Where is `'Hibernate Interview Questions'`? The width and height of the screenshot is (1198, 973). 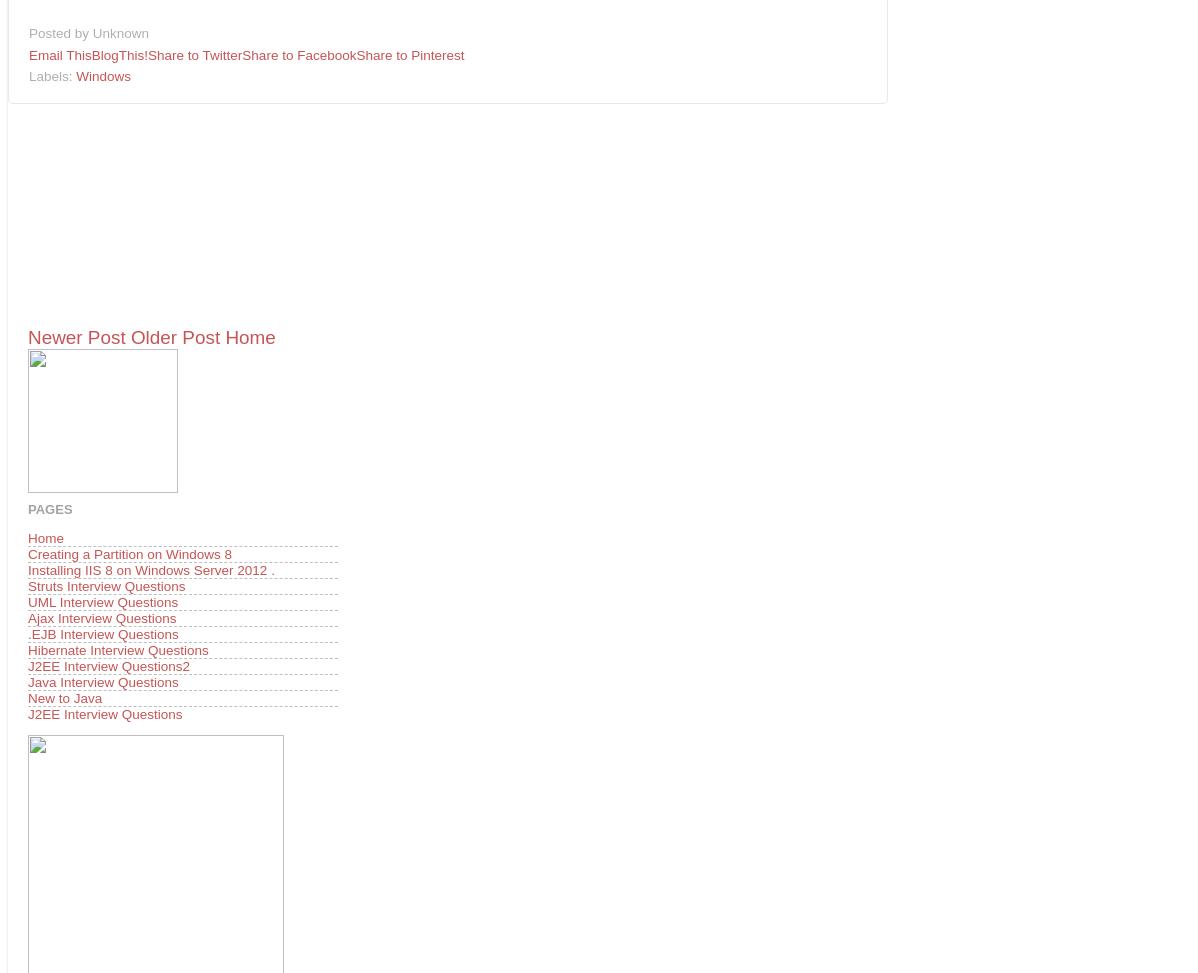
'Hibernate Interview Questions' is located at coordinates (117, 648).